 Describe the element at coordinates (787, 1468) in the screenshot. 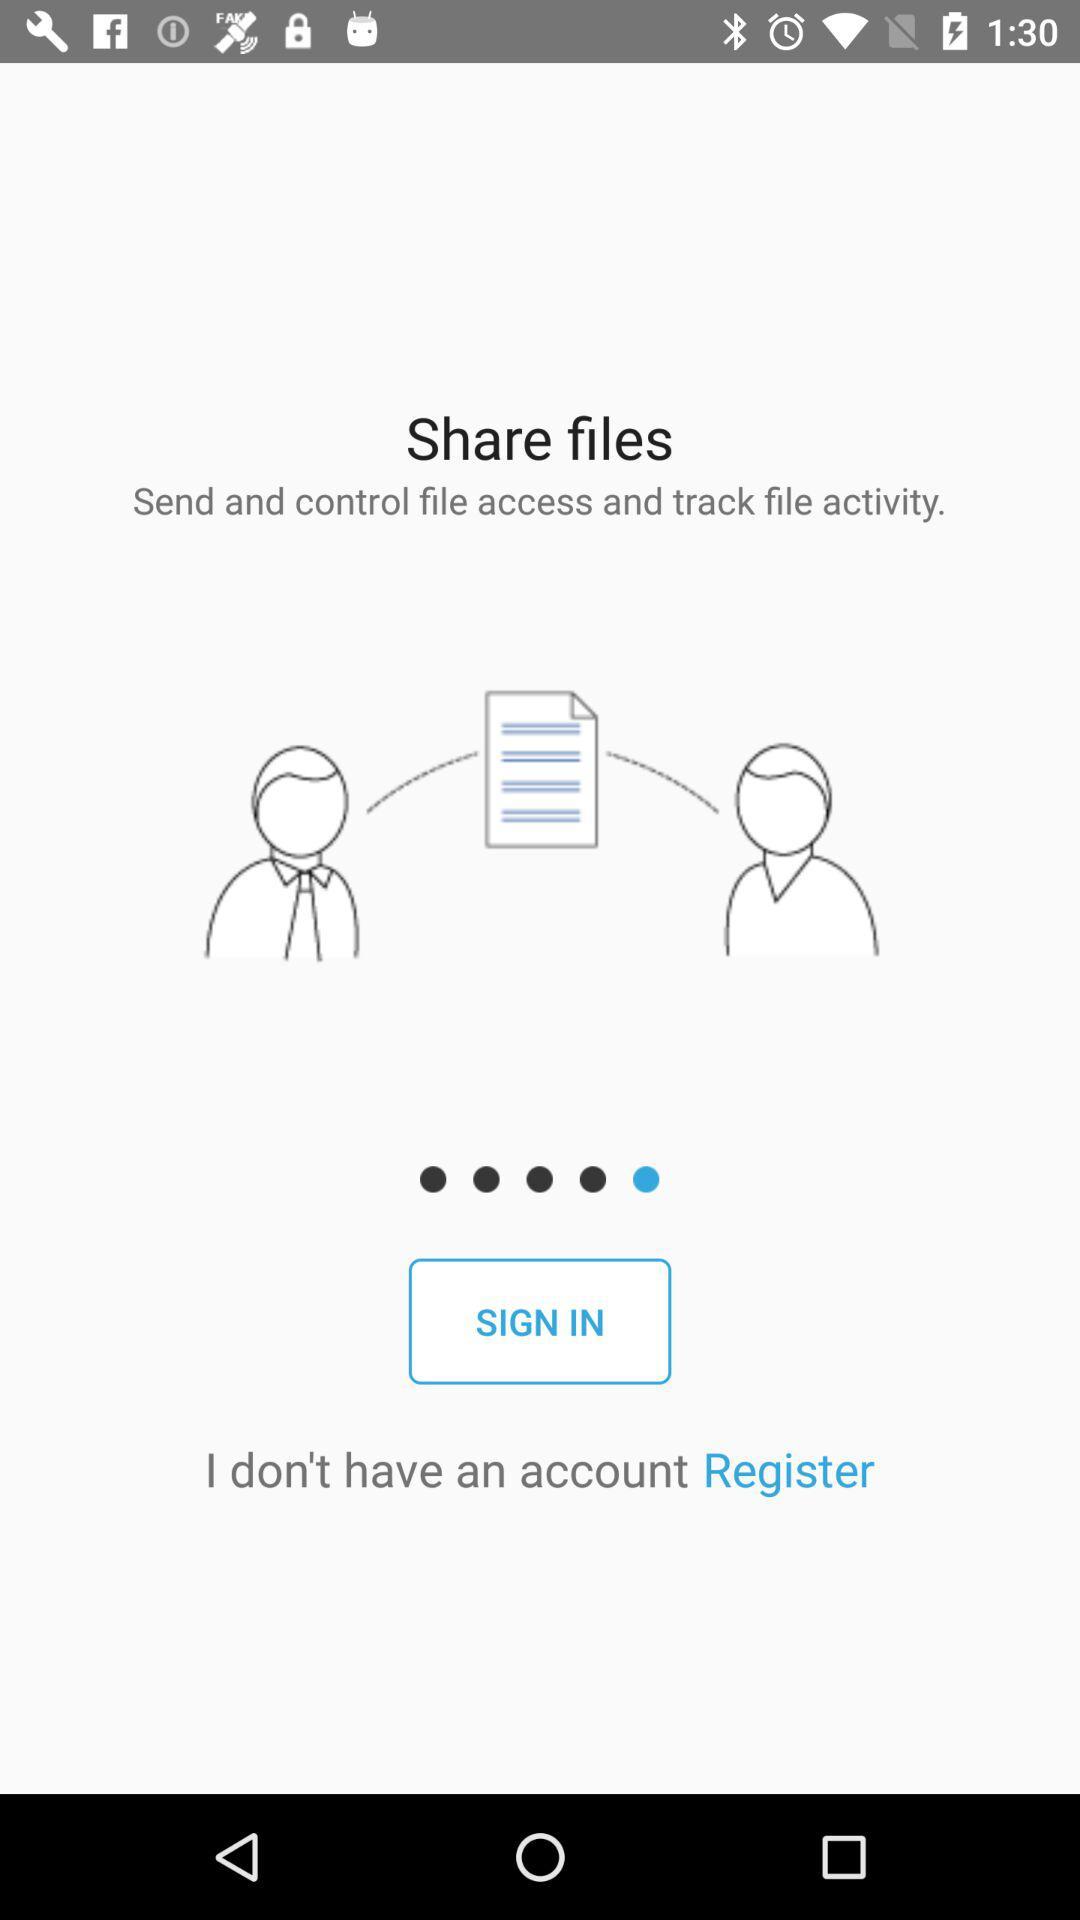

I see `the app at the bottom right corner` at that location.